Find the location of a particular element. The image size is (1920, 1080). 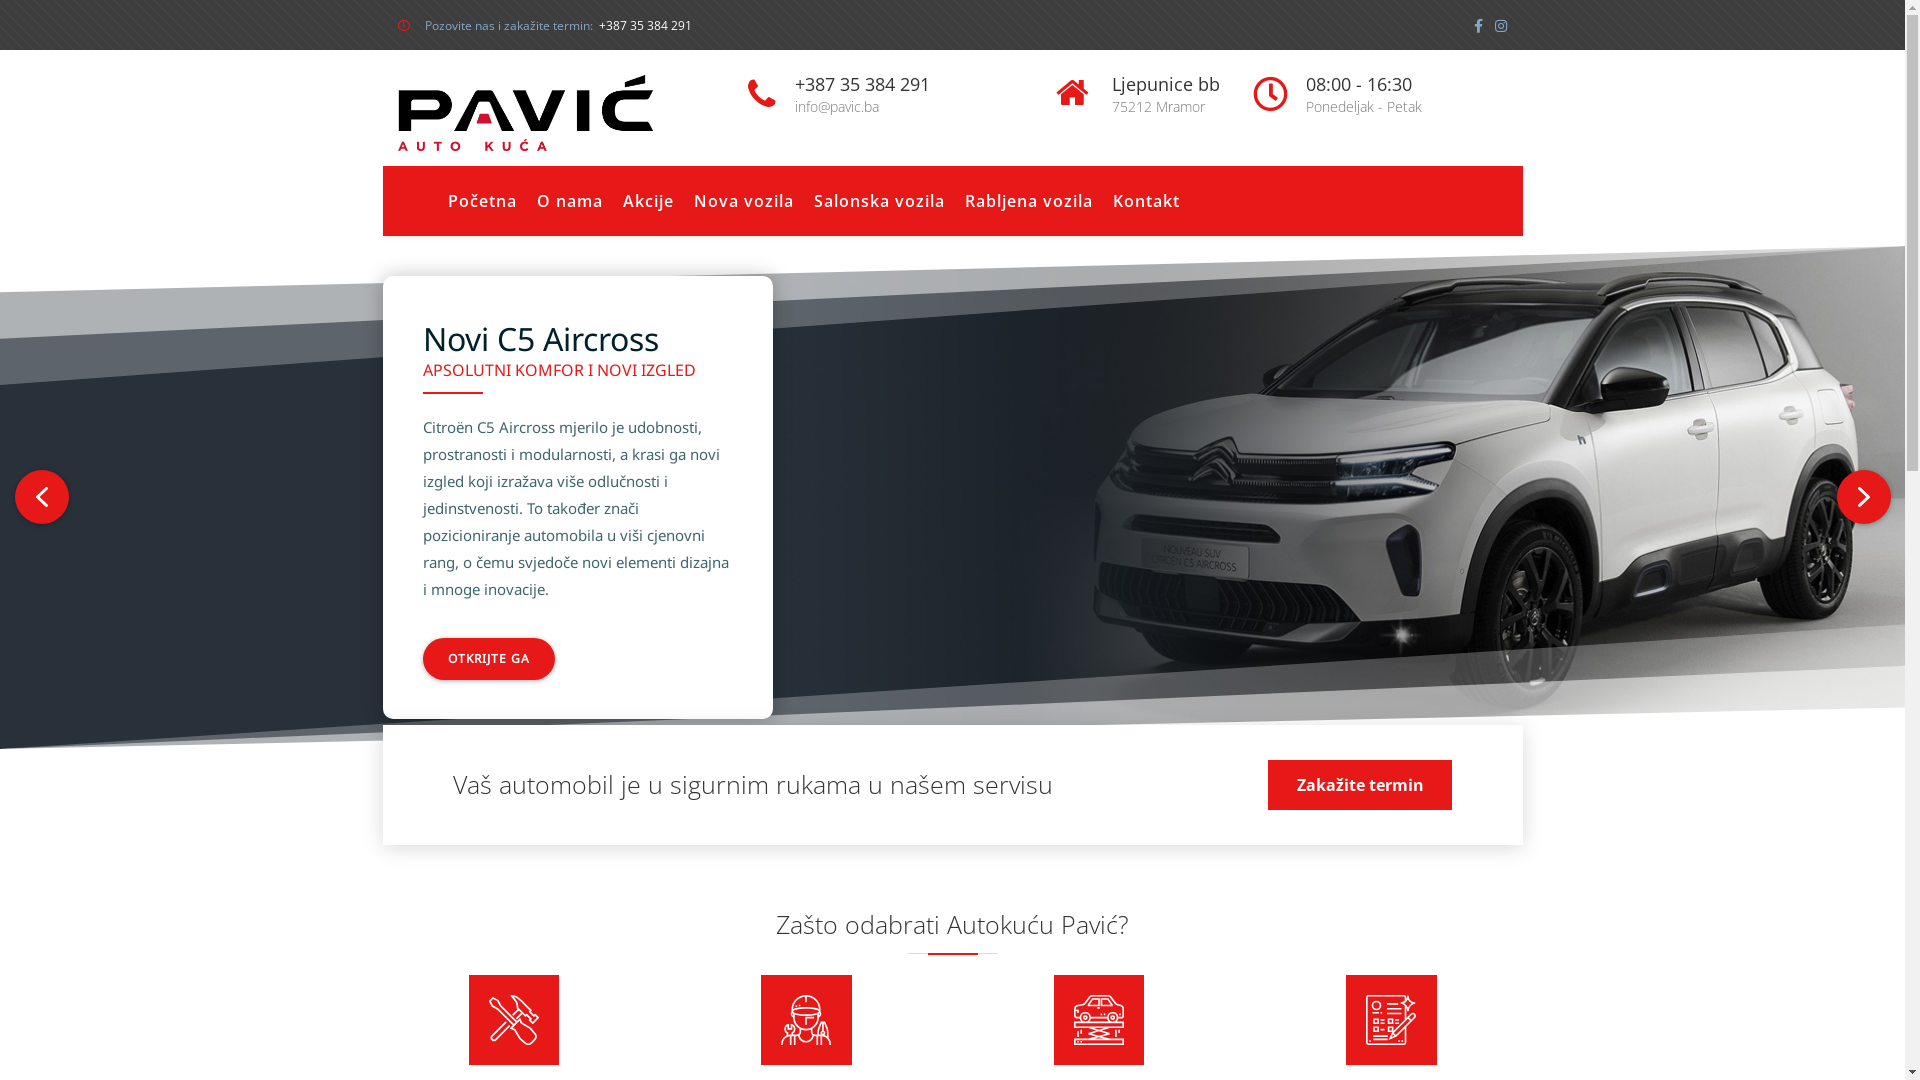

'Kontakt' is located at coordinates (1145, 200).